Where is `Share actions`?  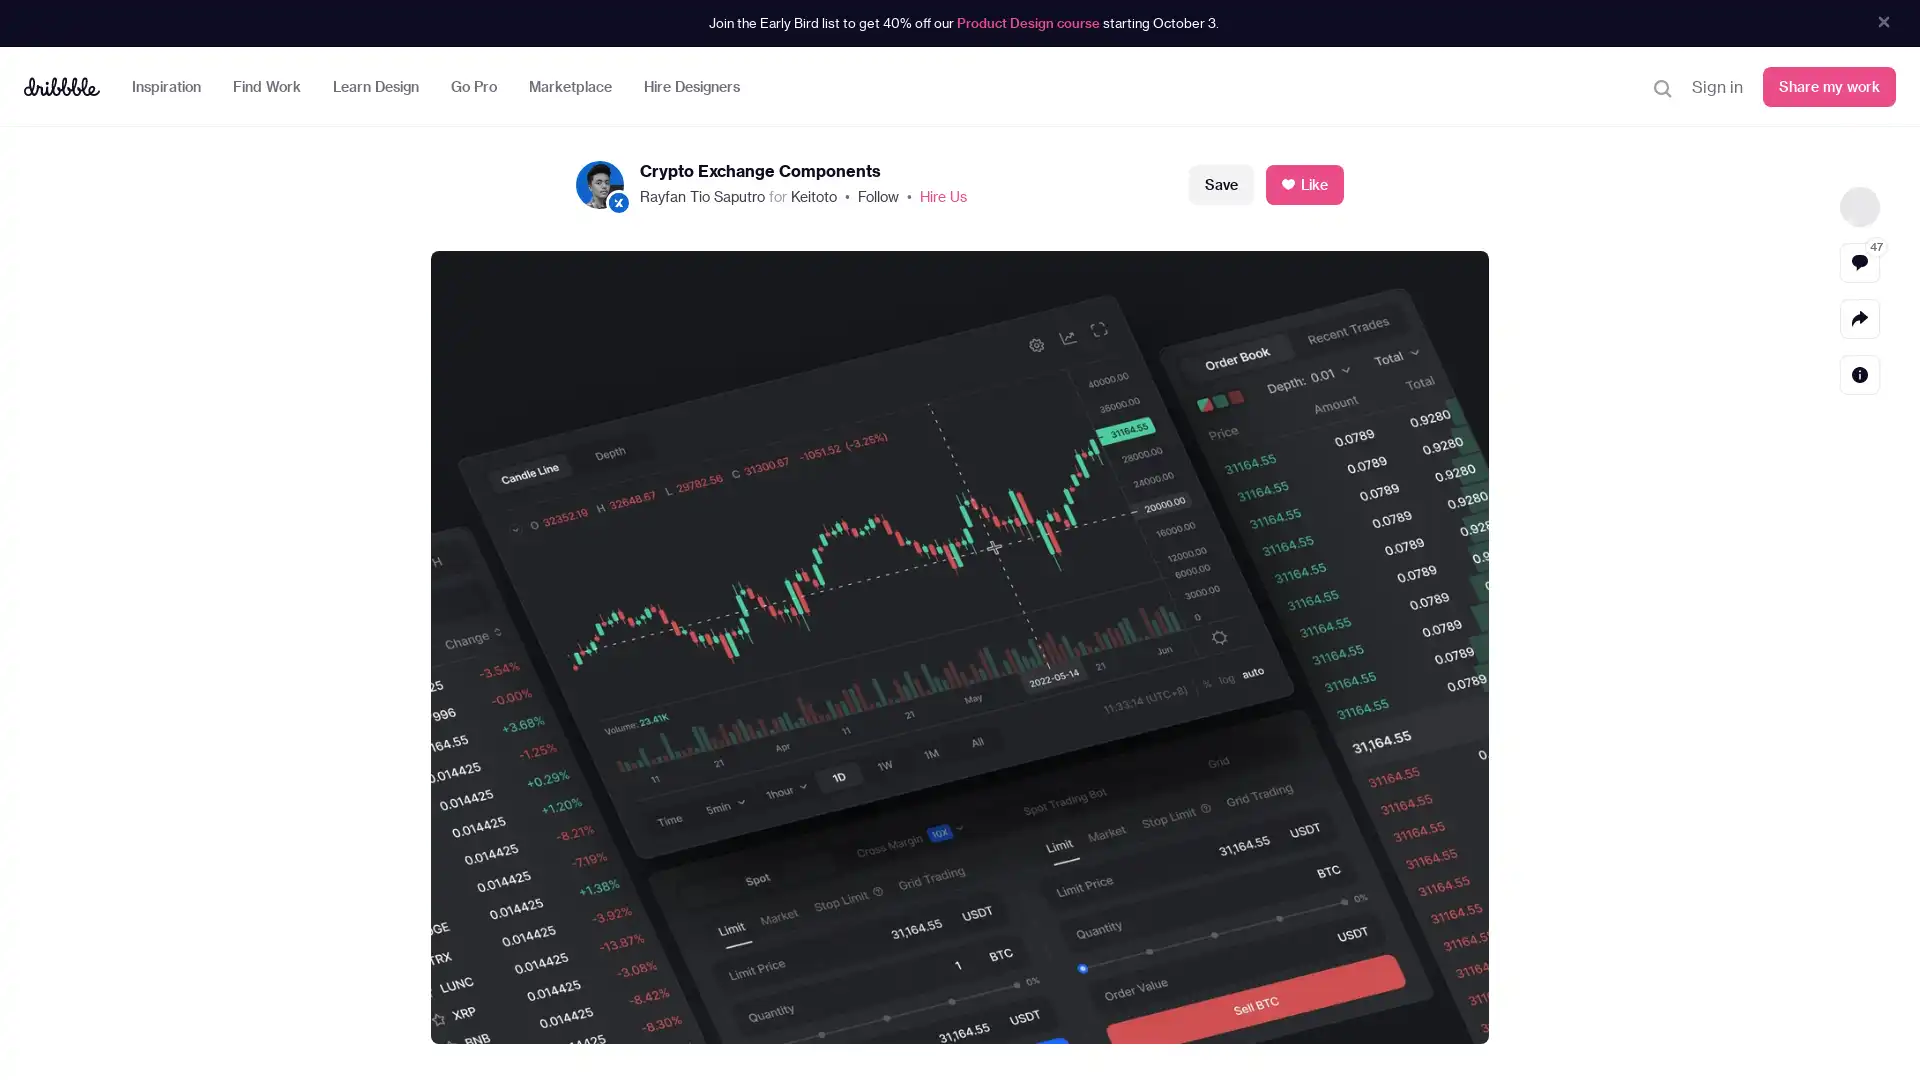
Share actions is located at coordinates (1859, 316).